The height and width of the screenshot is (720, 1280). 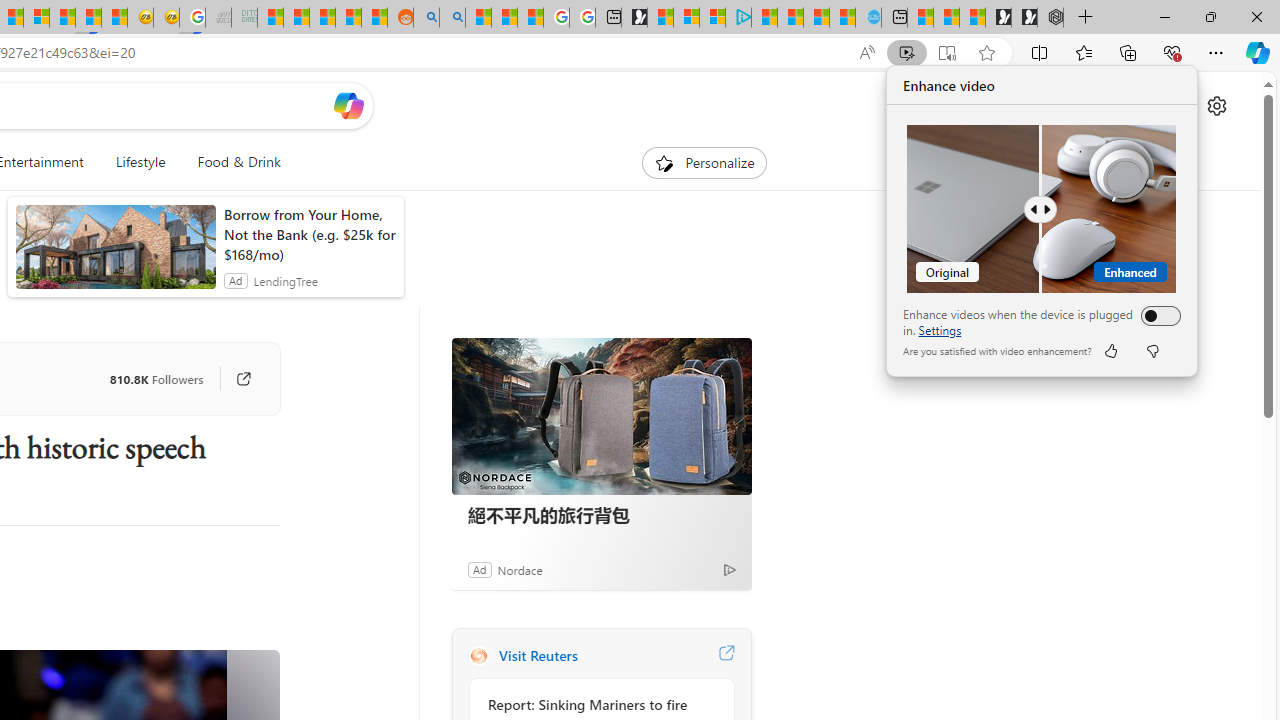 I want to click on 'like', so click(x=1109, y=350).